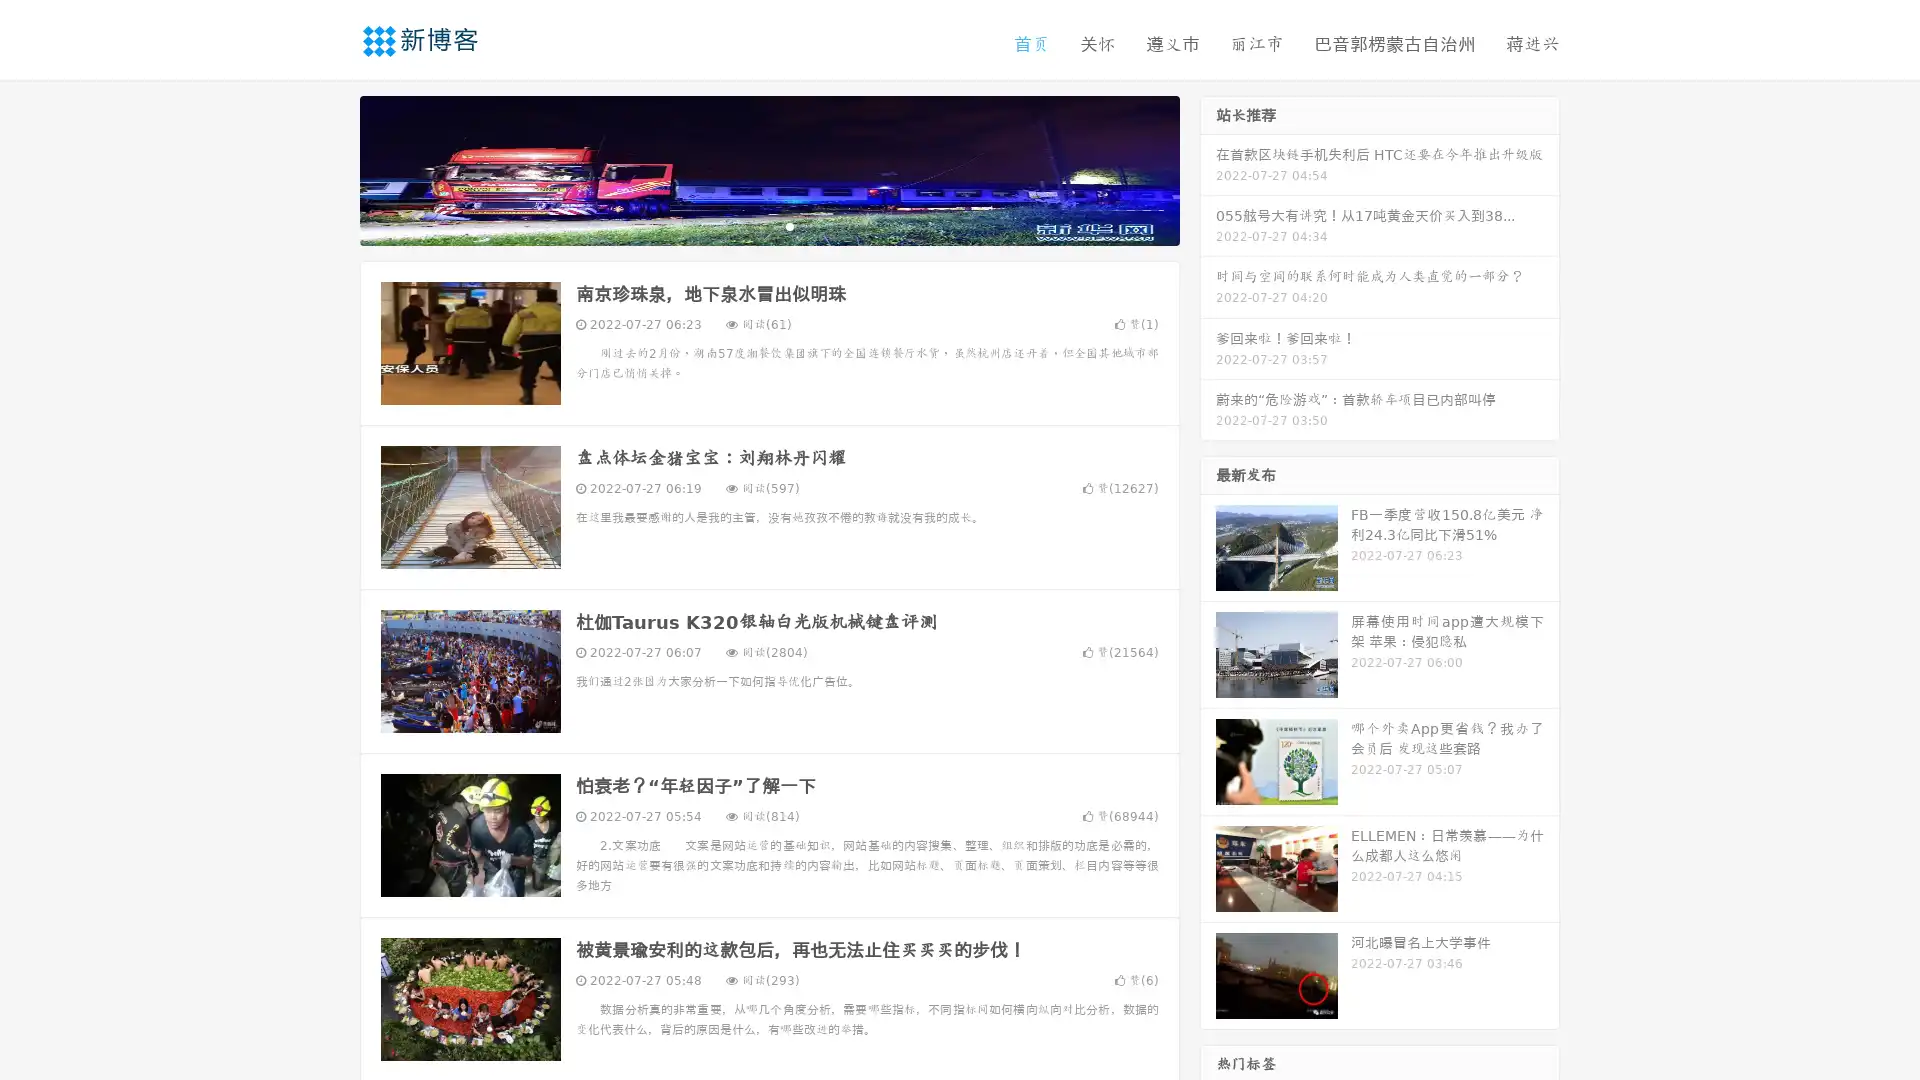  I want to click on Go to slide 2, so click(768, 225).